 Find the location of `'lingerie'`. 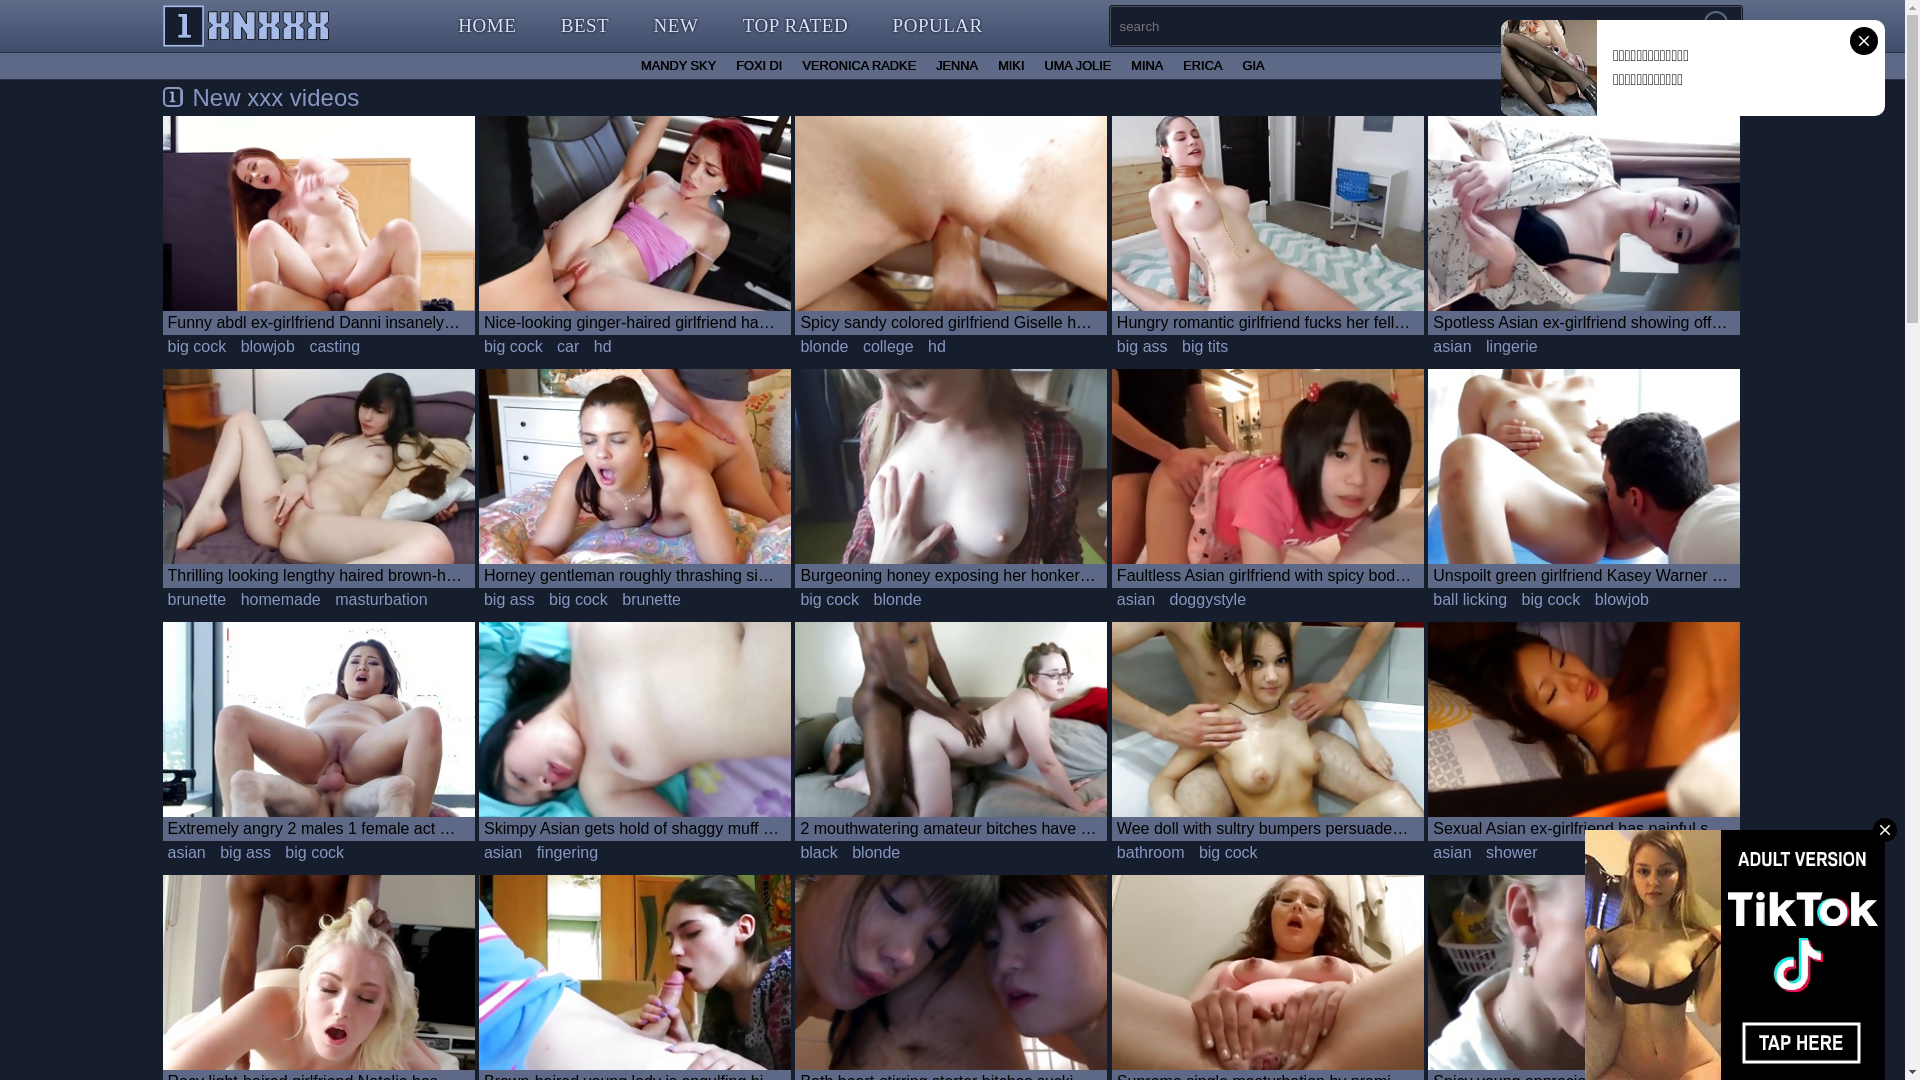

'lingerie' is located at coordinates (1481, 346).